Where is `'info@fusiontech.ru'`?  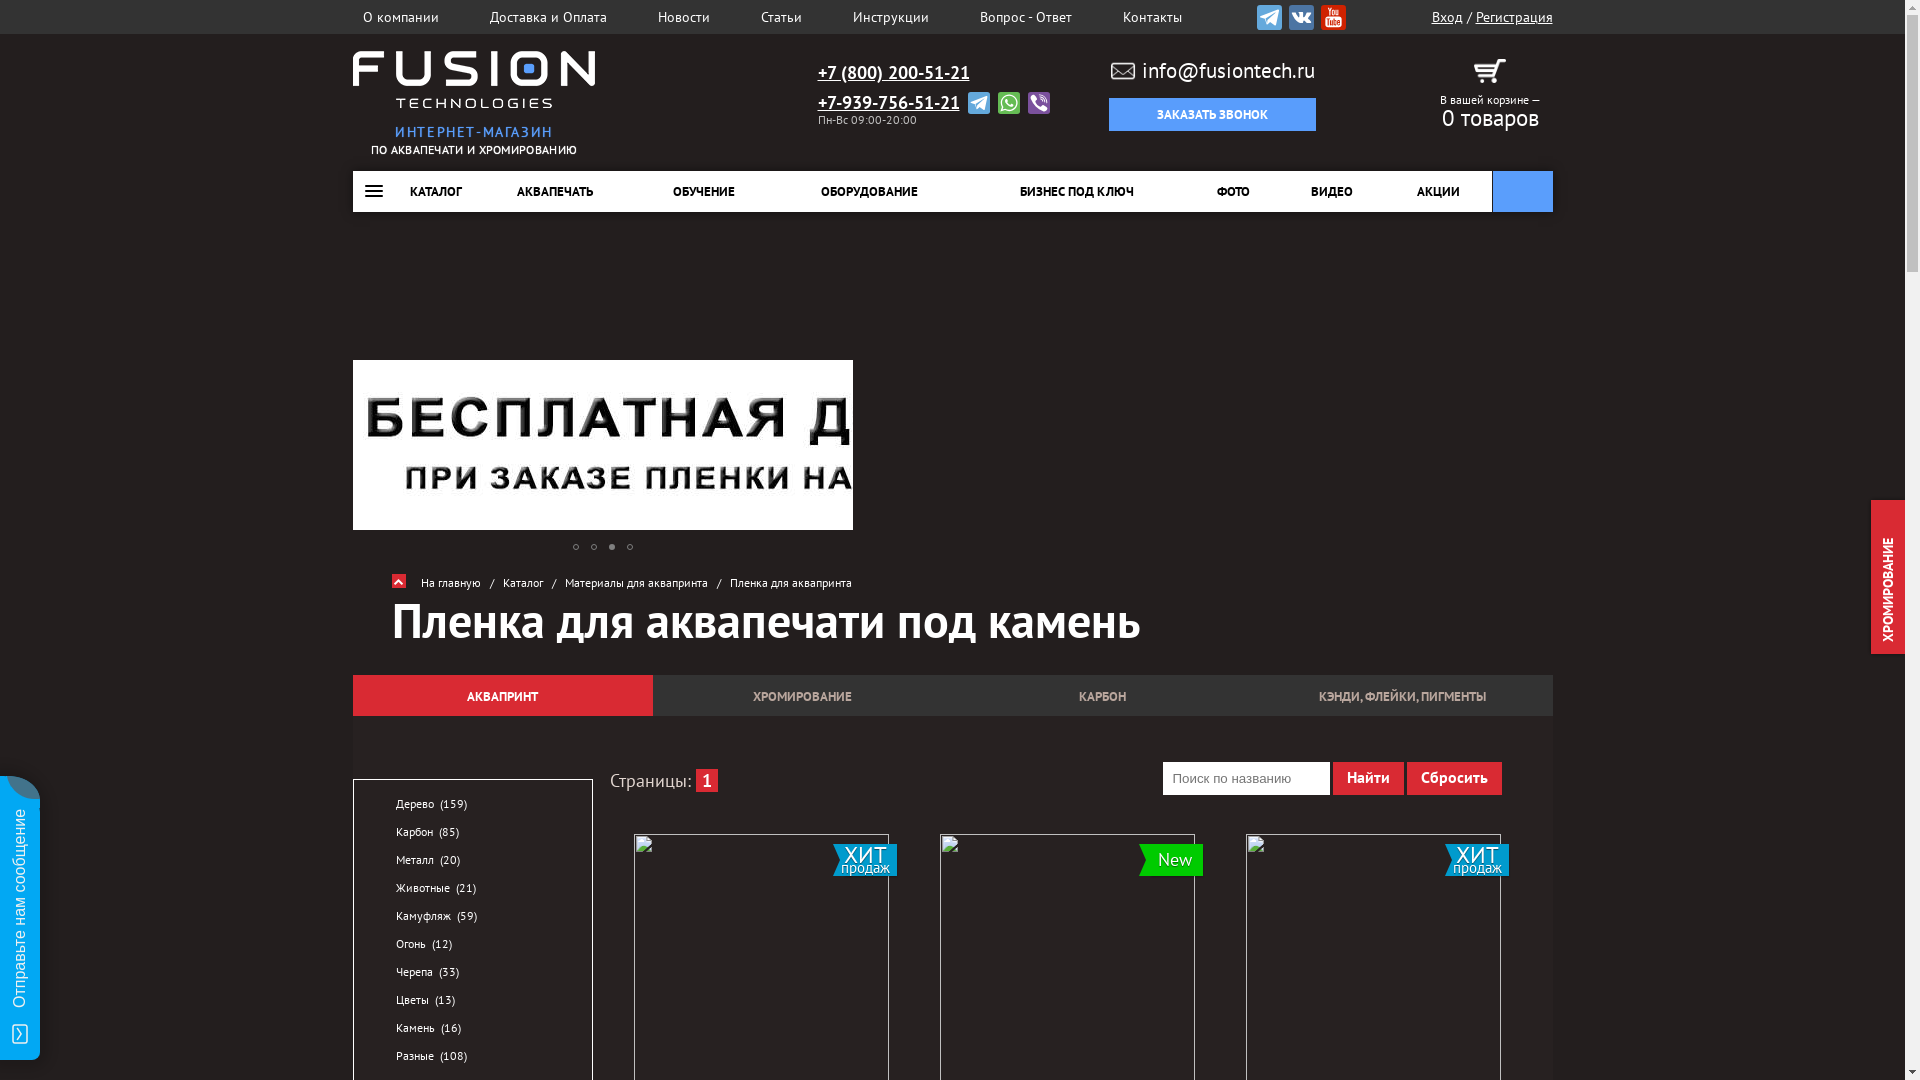 'info@fusiontech.ru' is located at coordinates (1212, 69).